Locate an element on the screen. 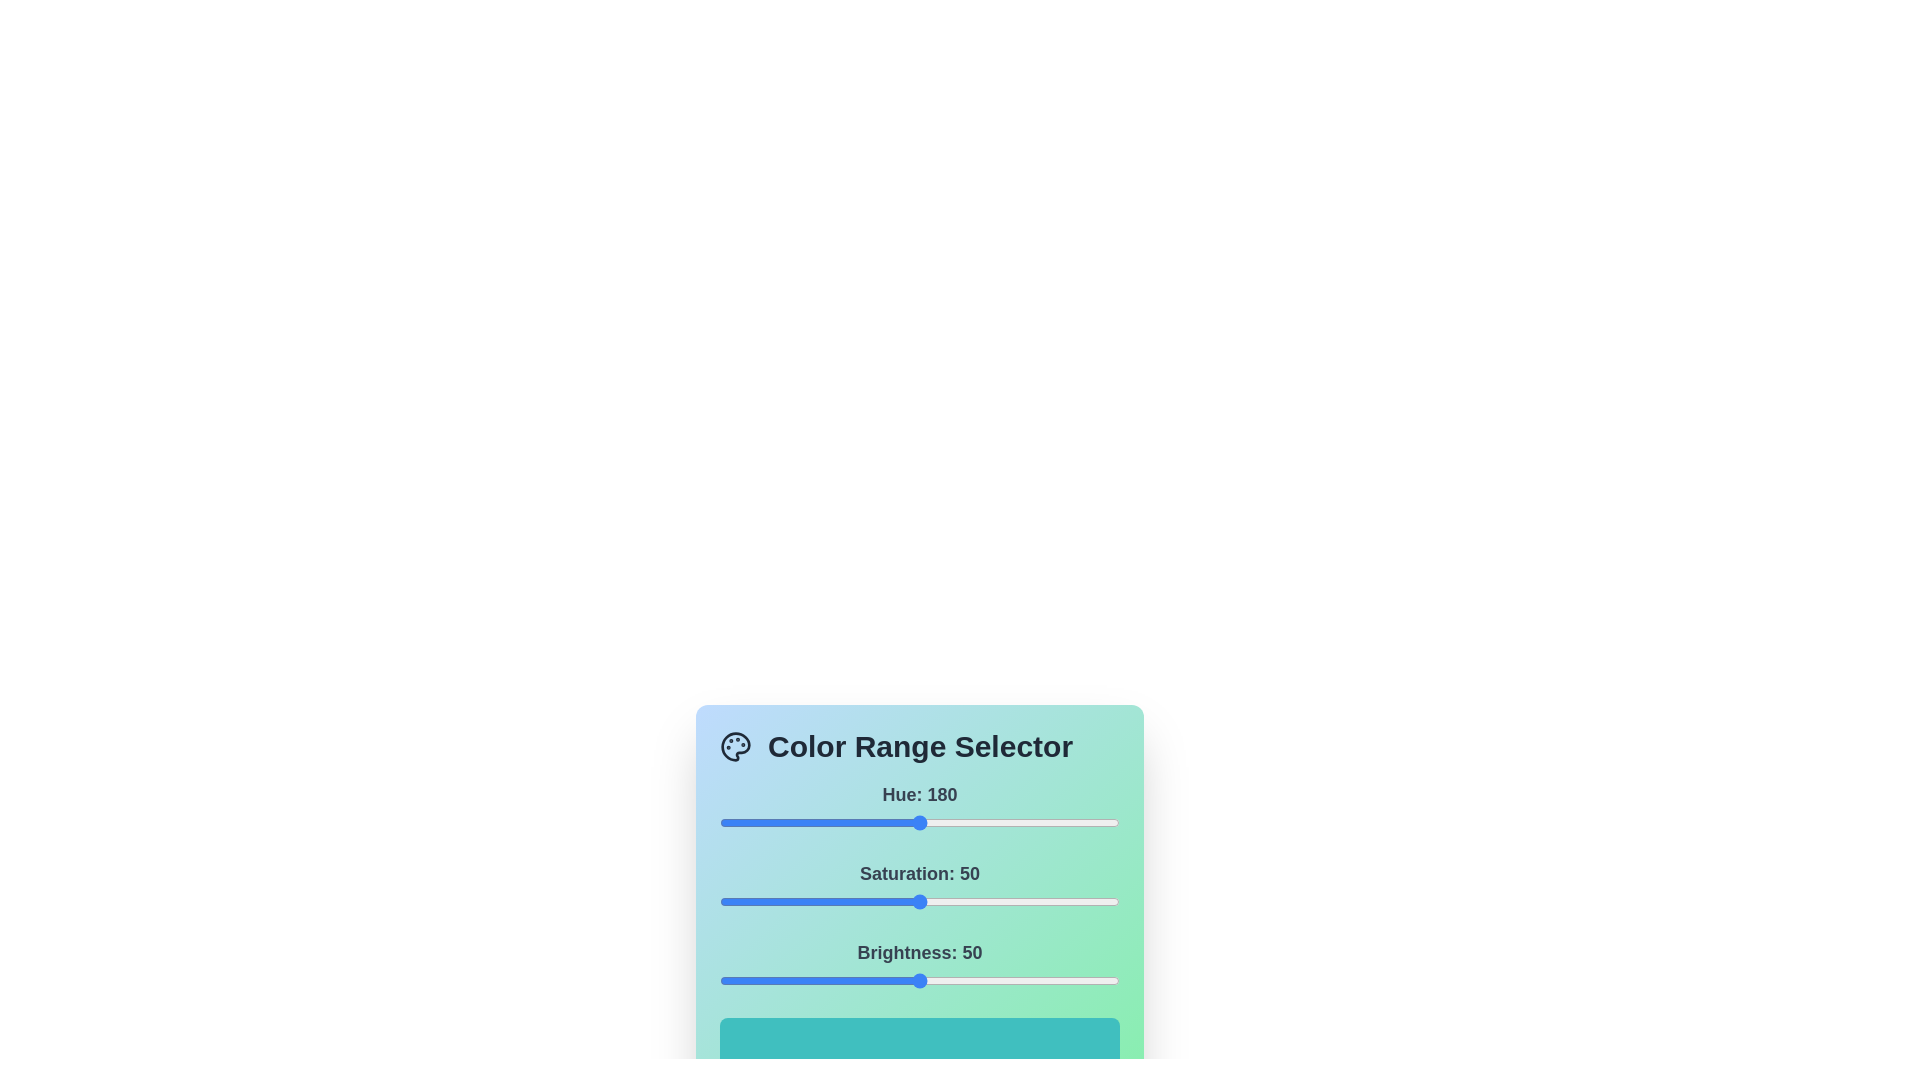 The width and height of the screenshot is (1920, 1080). the 0 slider to 38 is located at coordinates (761, 822).